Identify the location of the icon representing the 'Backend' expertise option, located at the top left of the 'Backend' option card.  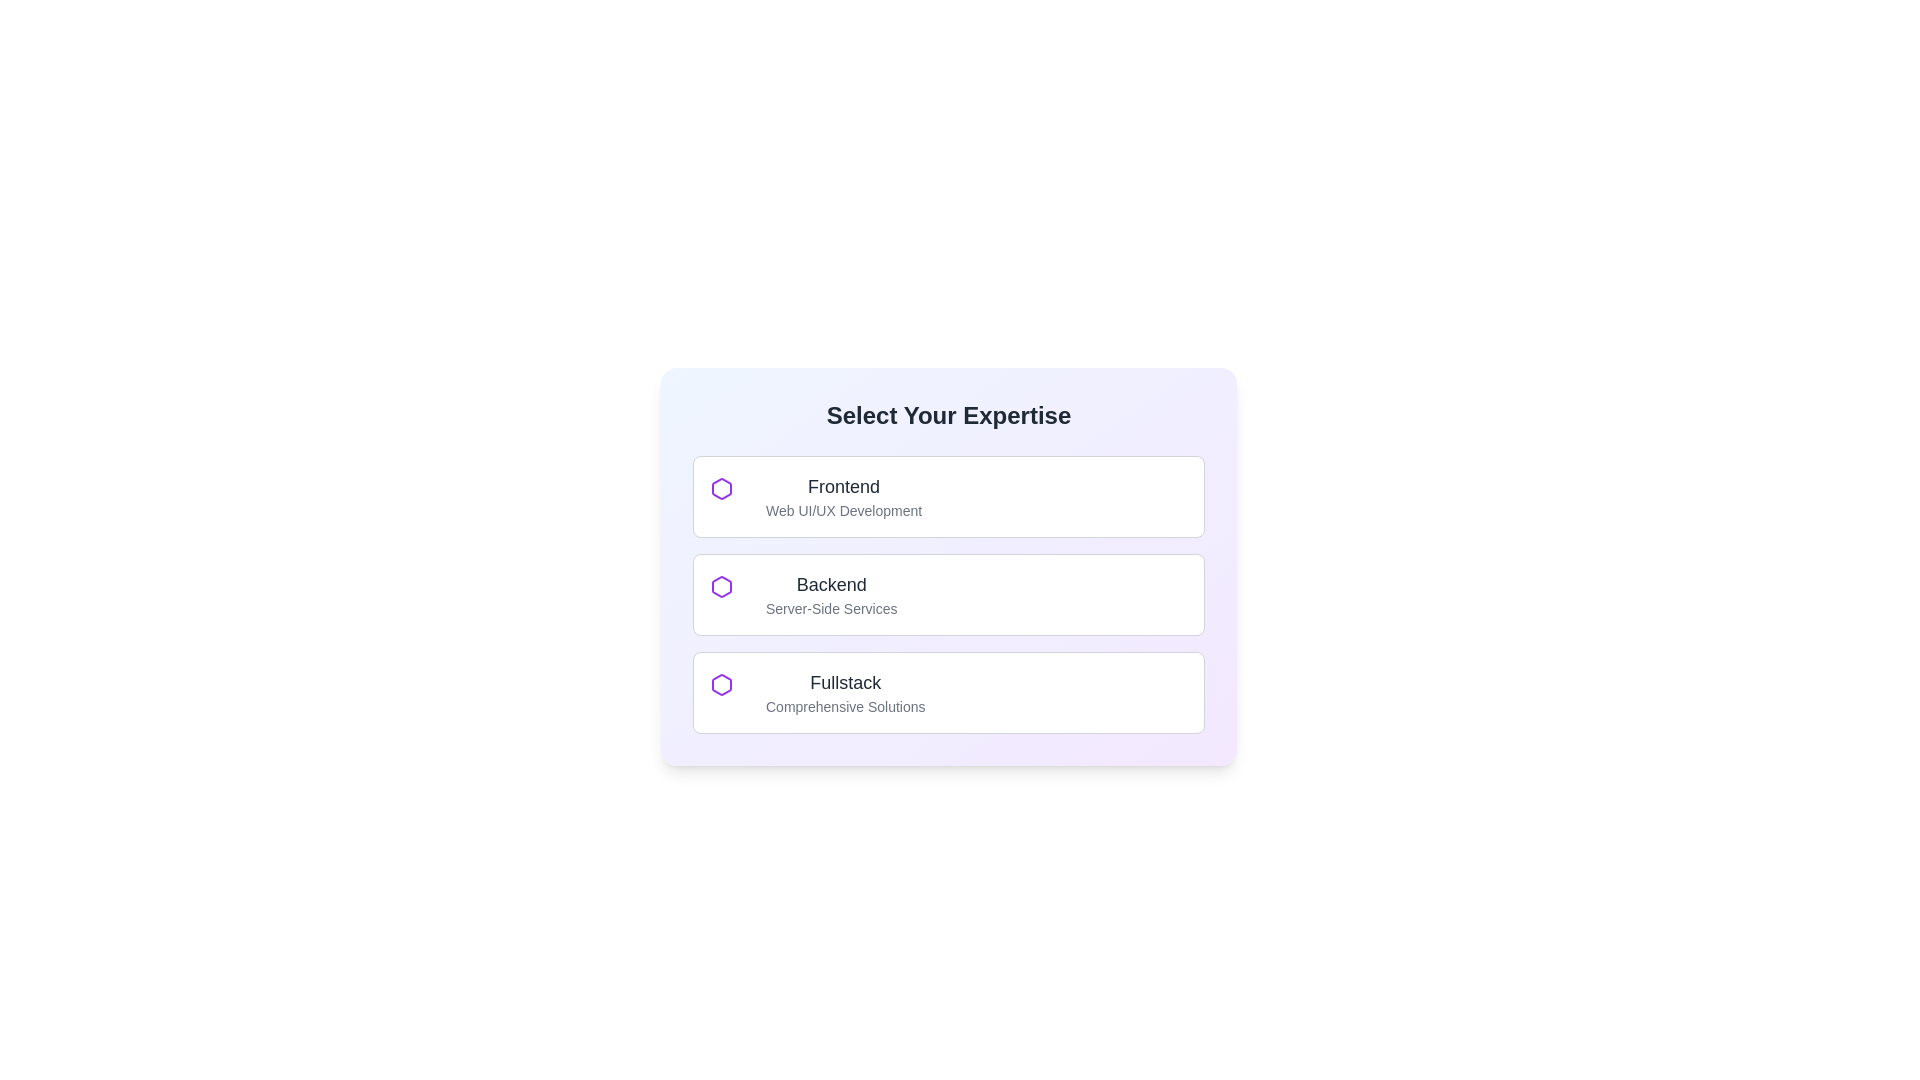
(728, 593).